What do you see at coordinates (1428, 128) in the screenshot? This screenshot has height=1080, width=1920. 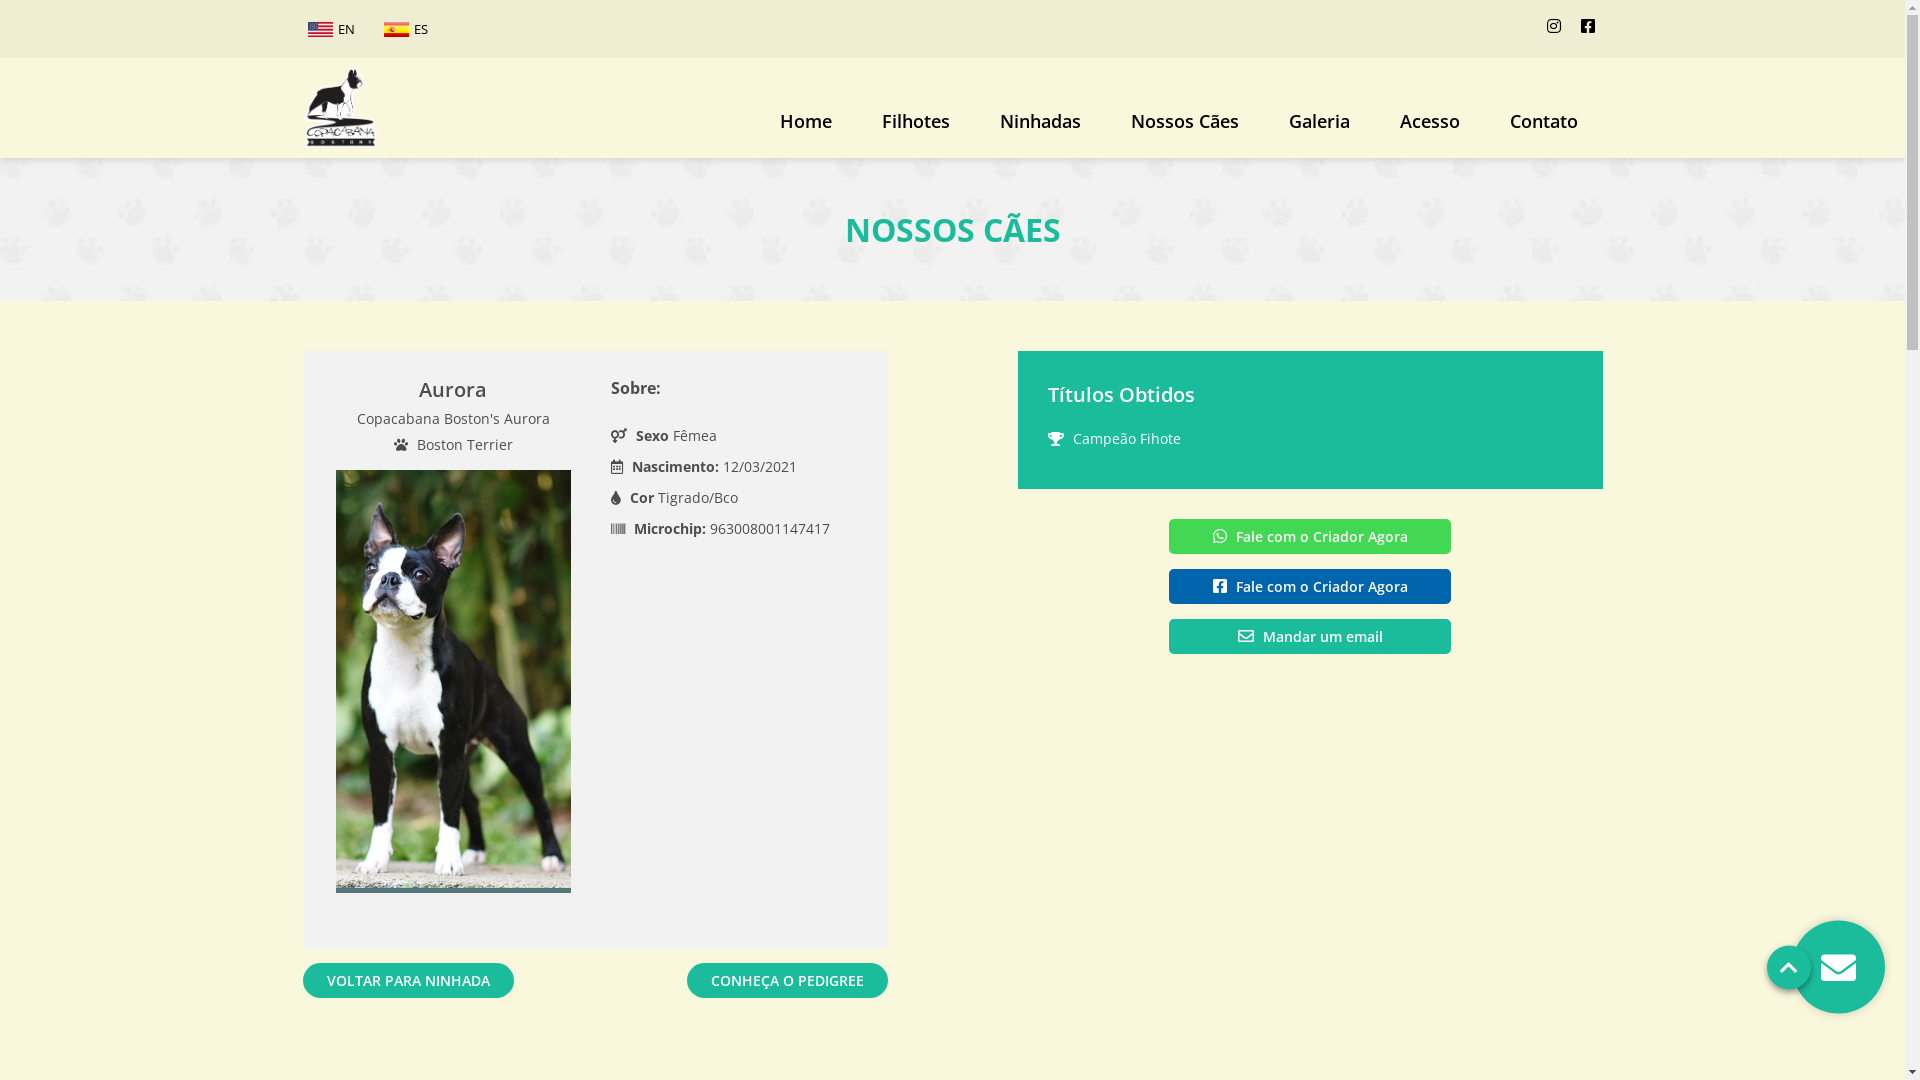 I see `'Acesso'` at bounding box center [1428, 128].